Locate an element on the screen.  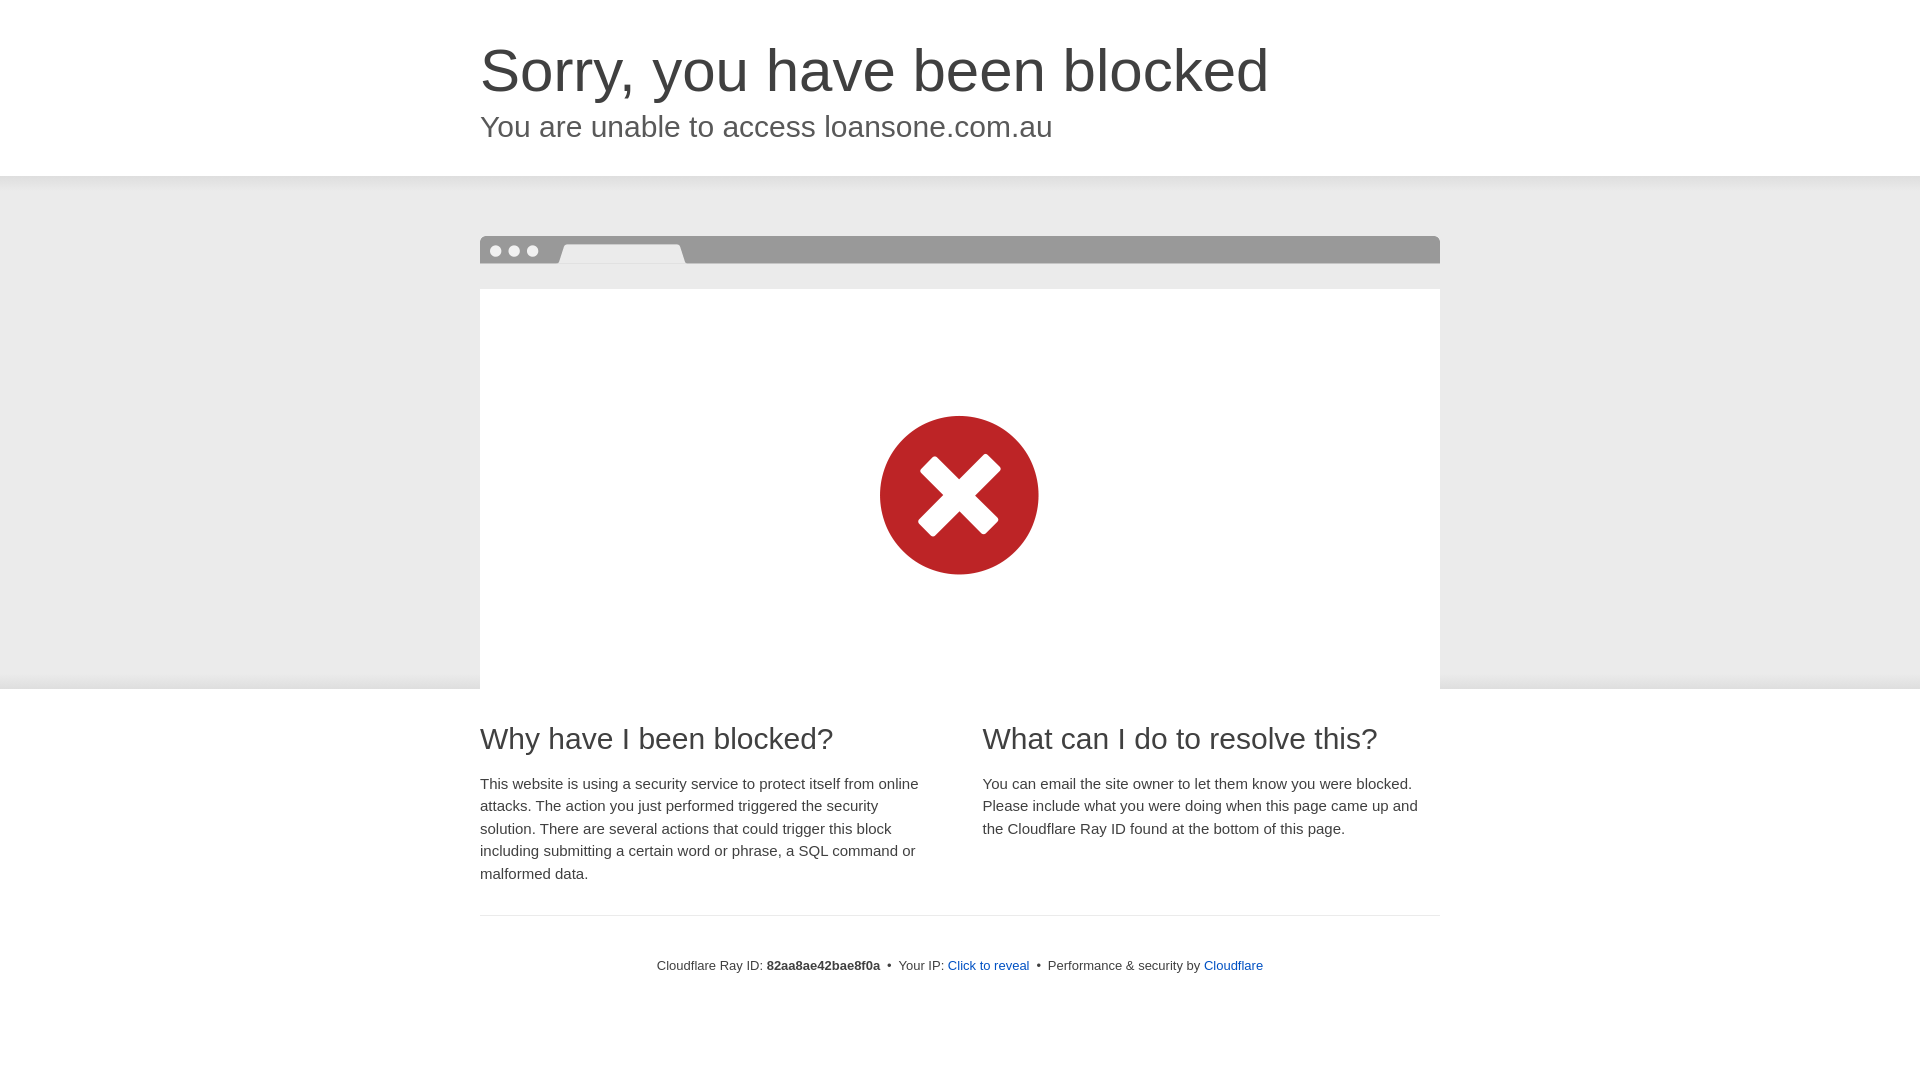
'Cloudflare' is located at coordinates (1232, 964).